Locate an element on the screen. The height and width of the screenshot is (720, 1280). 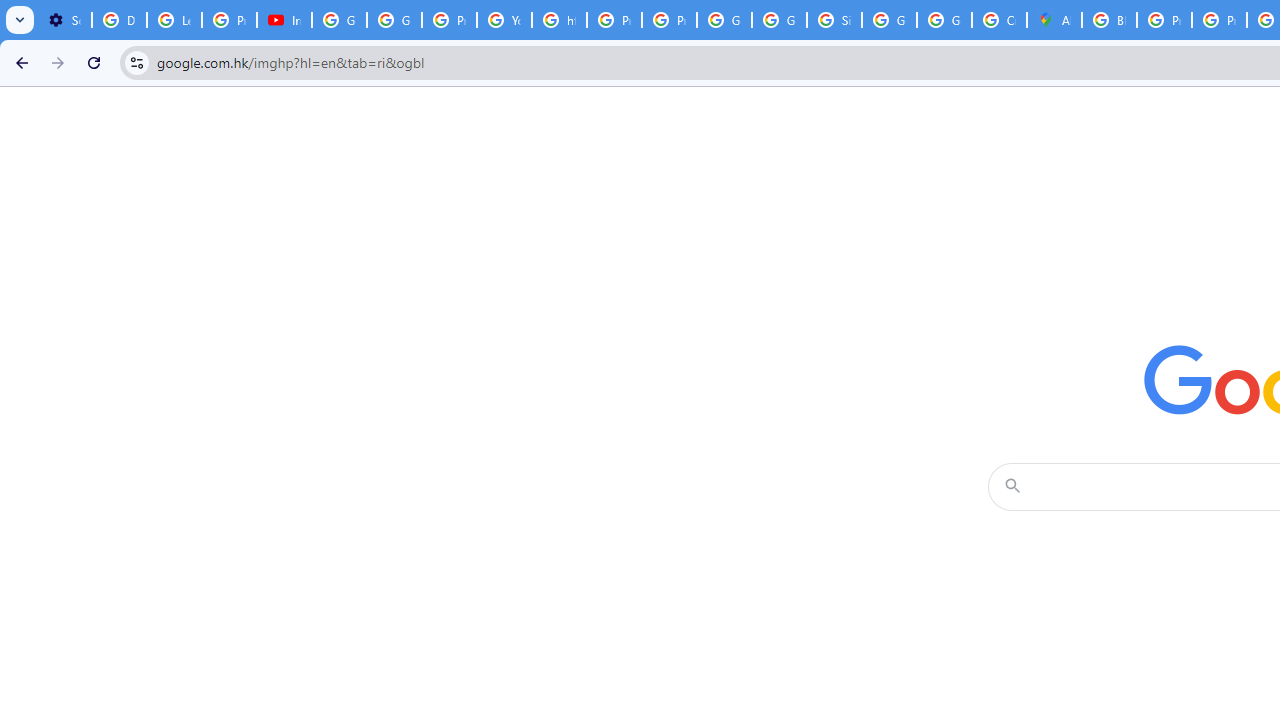
'YouTube' is located at coordinates (504, 20).